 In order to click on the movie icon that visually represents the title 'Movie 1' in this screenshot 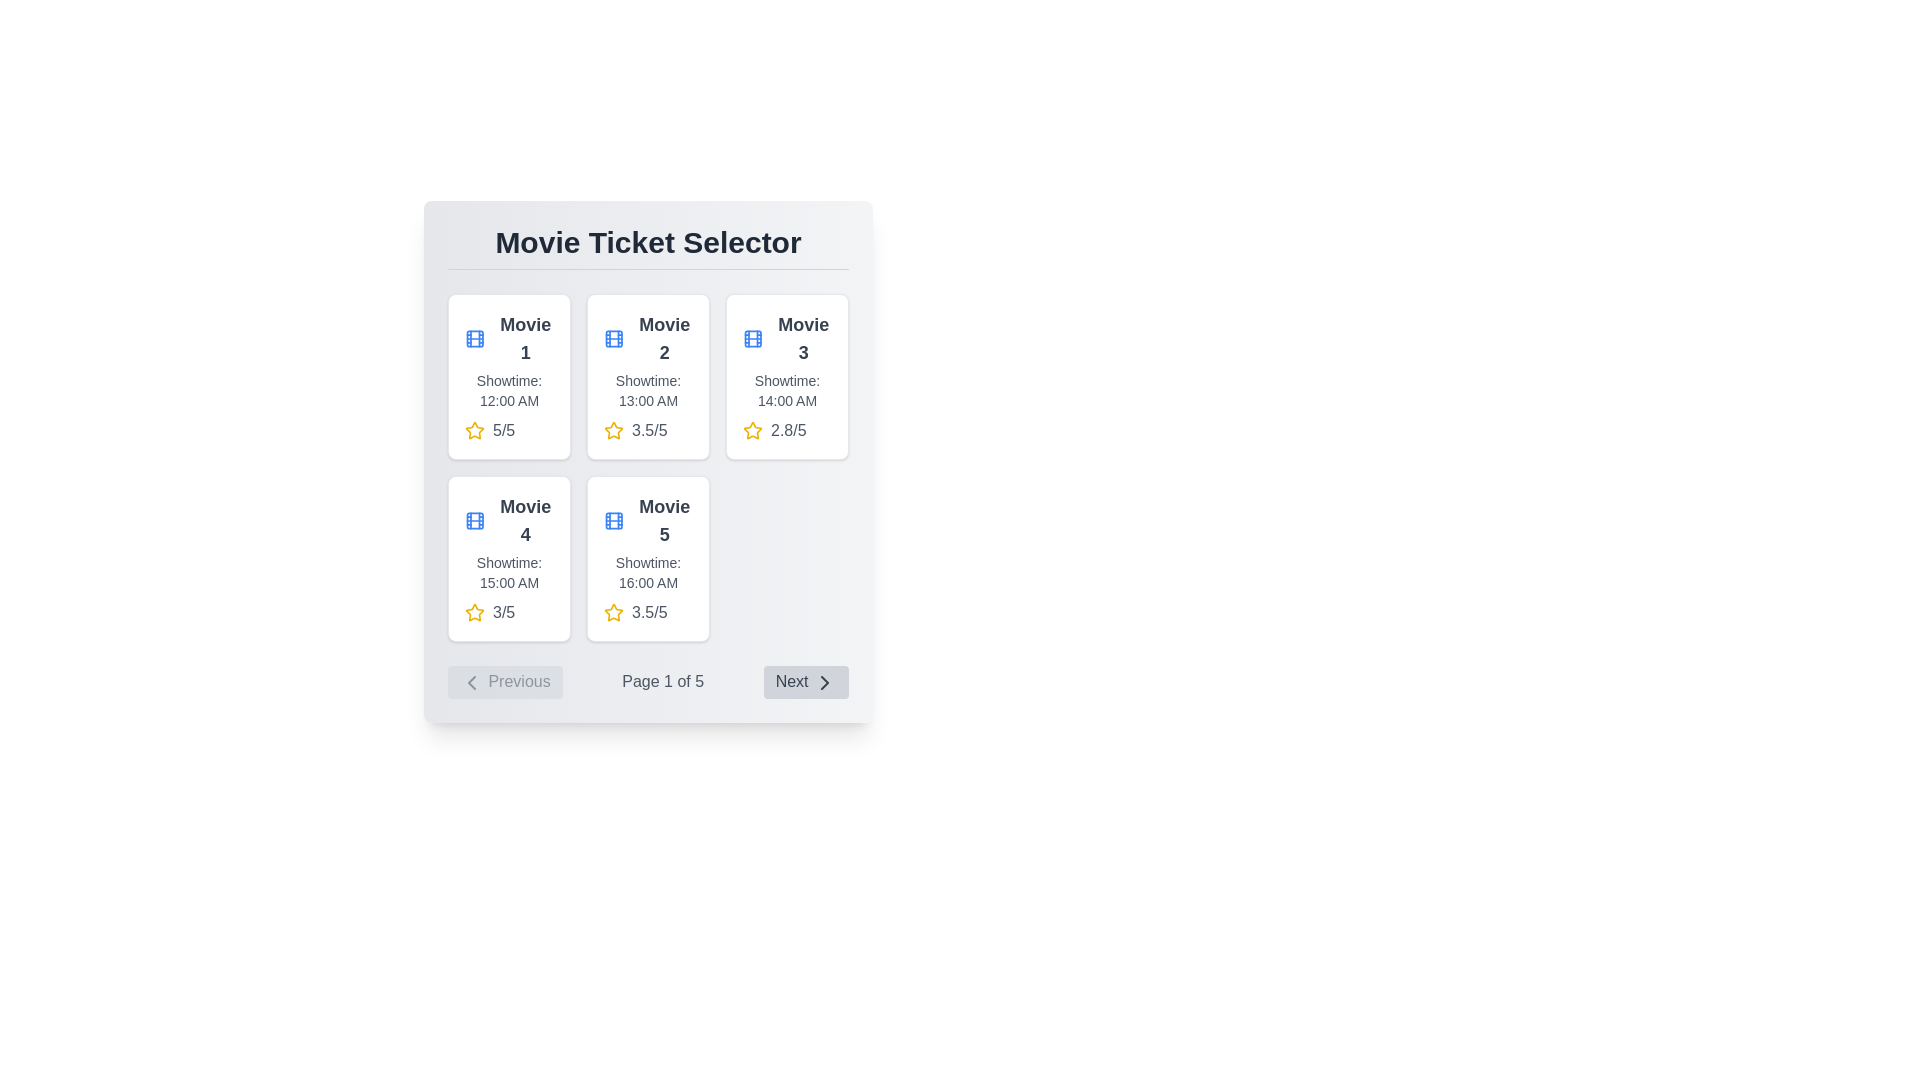, I will do `click(474, 338)`.